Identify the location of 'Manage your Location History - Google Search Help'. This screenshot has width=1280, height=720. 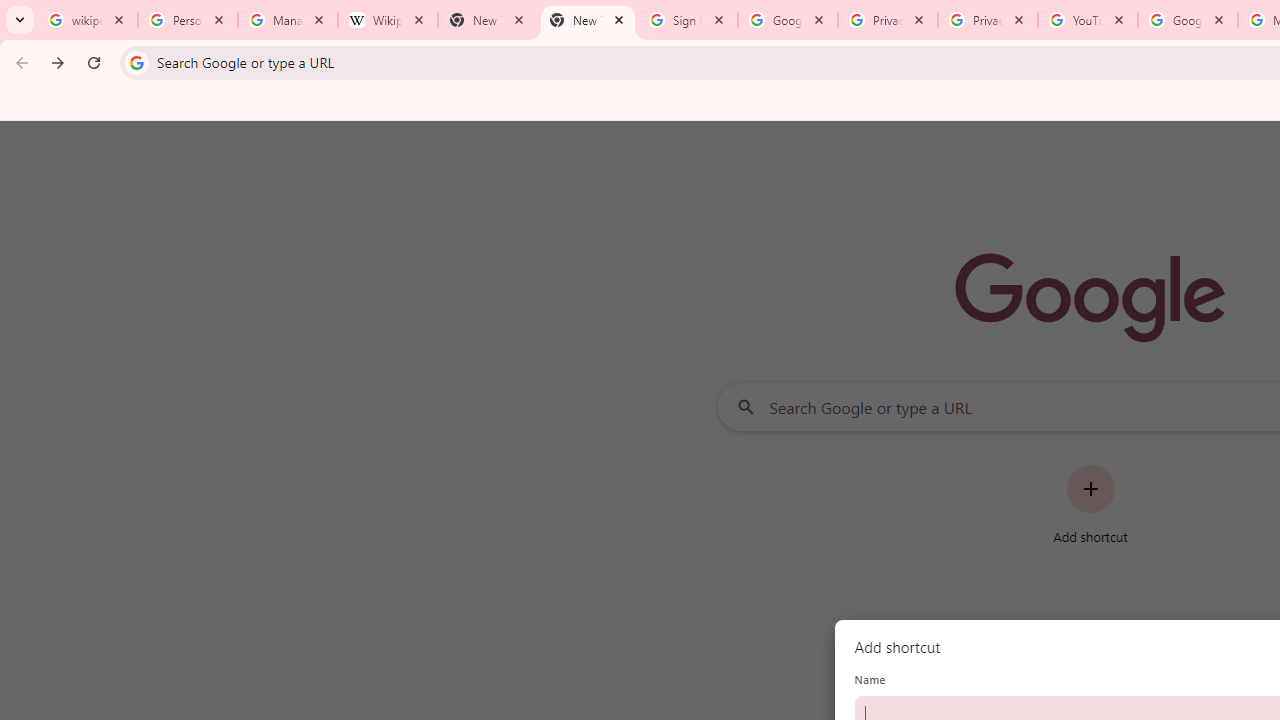
(287, 20).